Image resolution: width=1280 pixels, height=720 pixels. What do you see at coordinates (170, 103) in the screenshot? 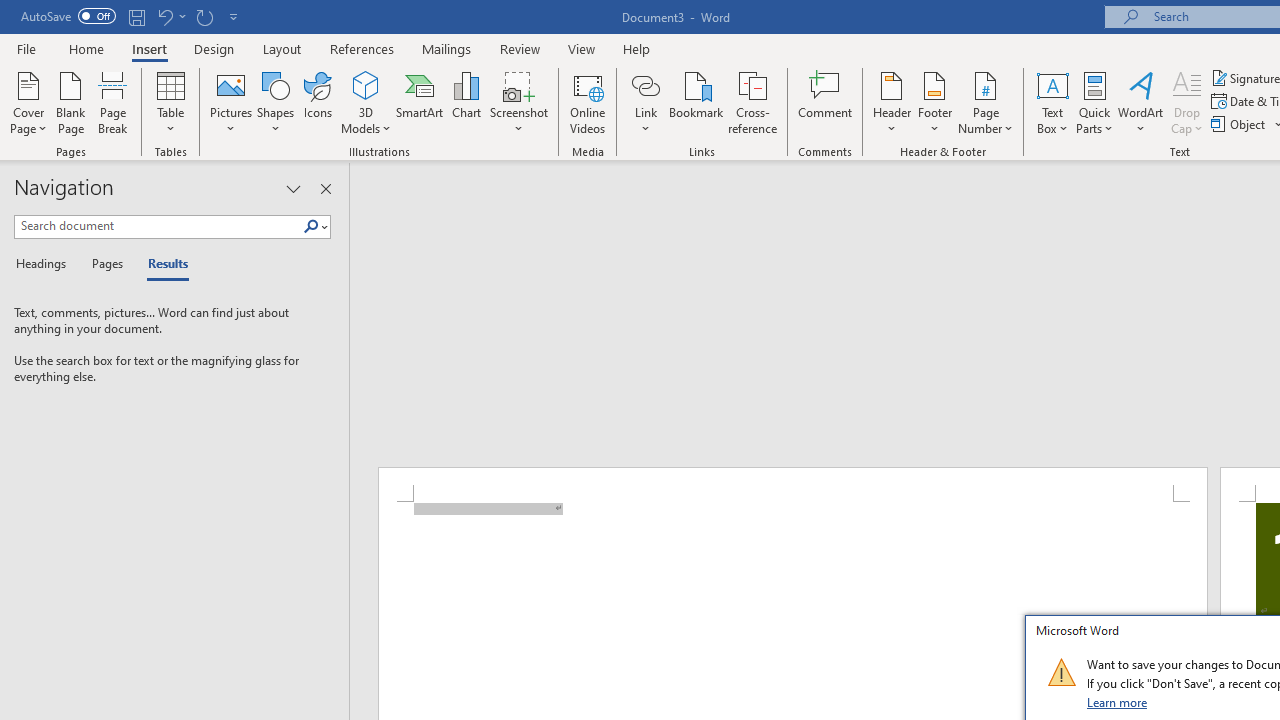
I see `'Table'` at bounding box center [170, 103].